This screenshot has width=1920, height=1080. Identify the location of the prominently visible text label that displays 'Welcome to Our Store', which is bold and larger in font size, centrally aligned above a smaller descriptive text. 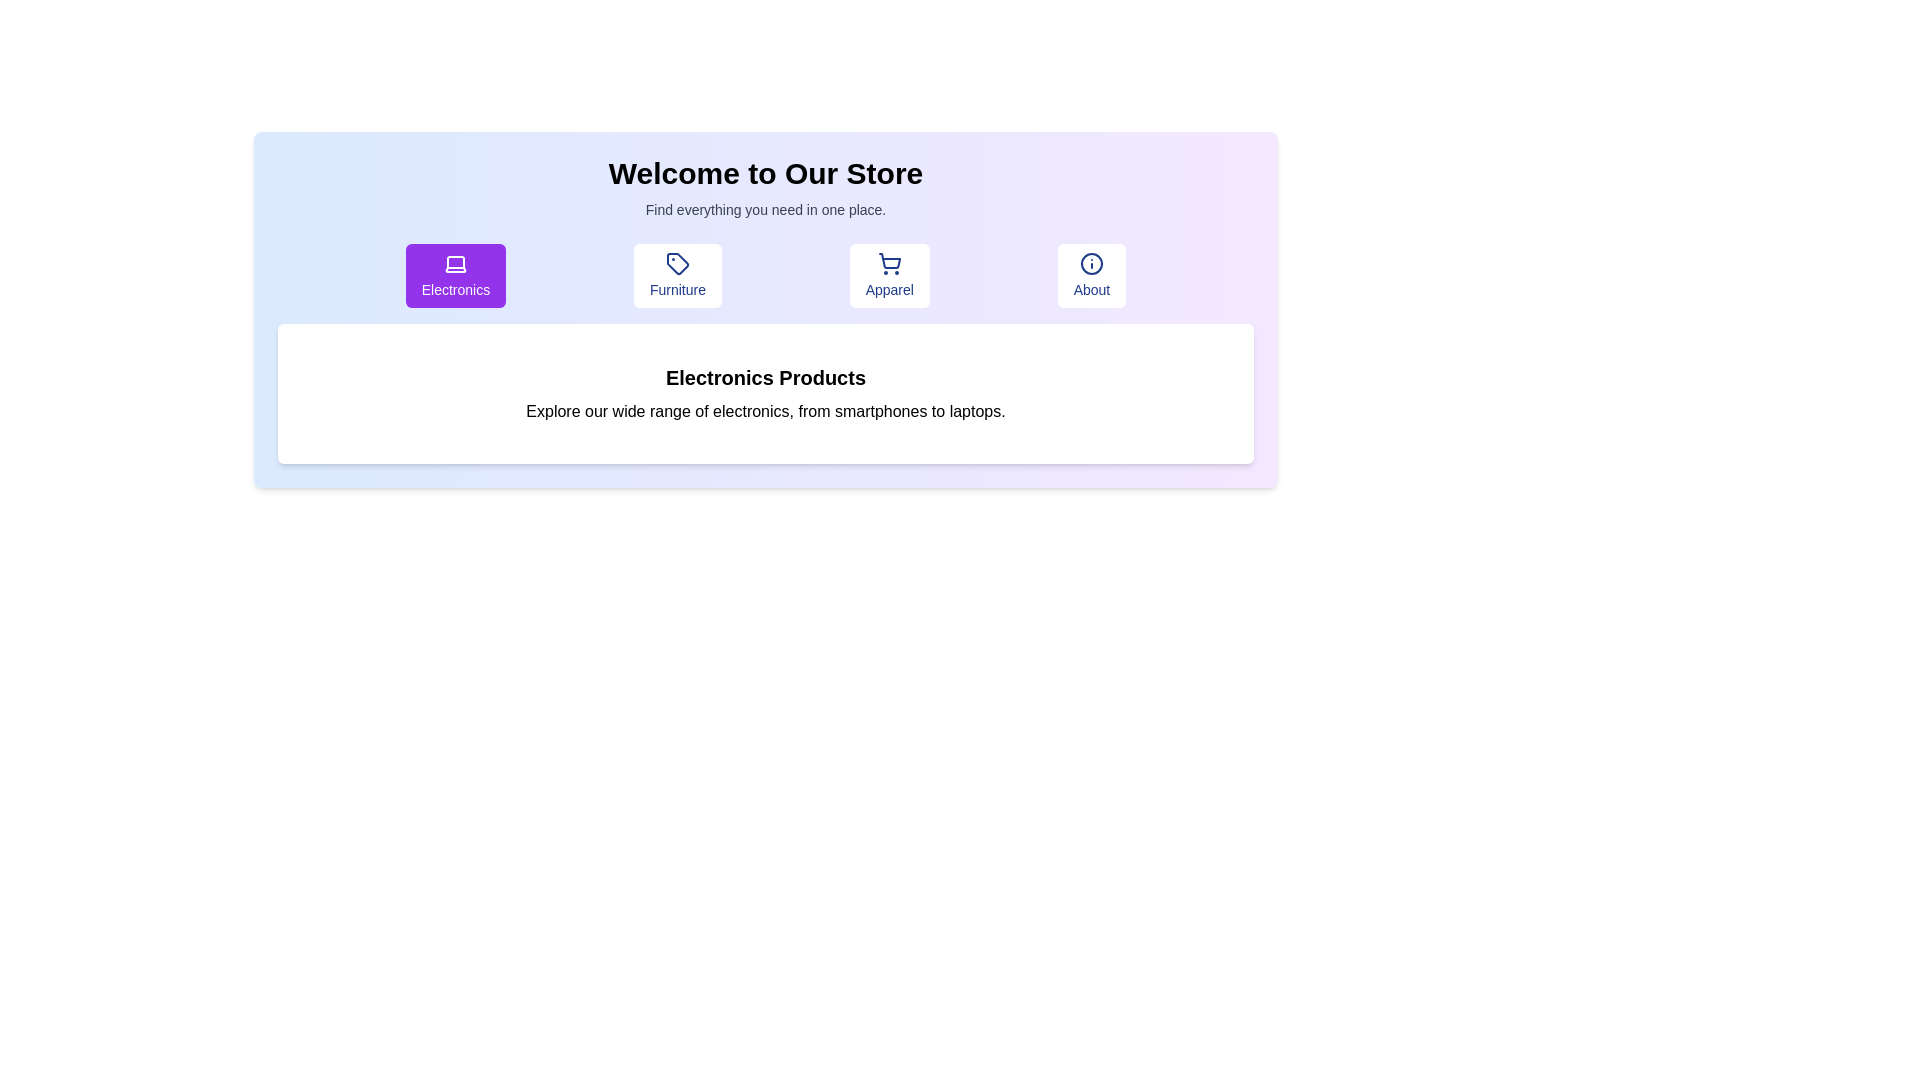
(765, 172).